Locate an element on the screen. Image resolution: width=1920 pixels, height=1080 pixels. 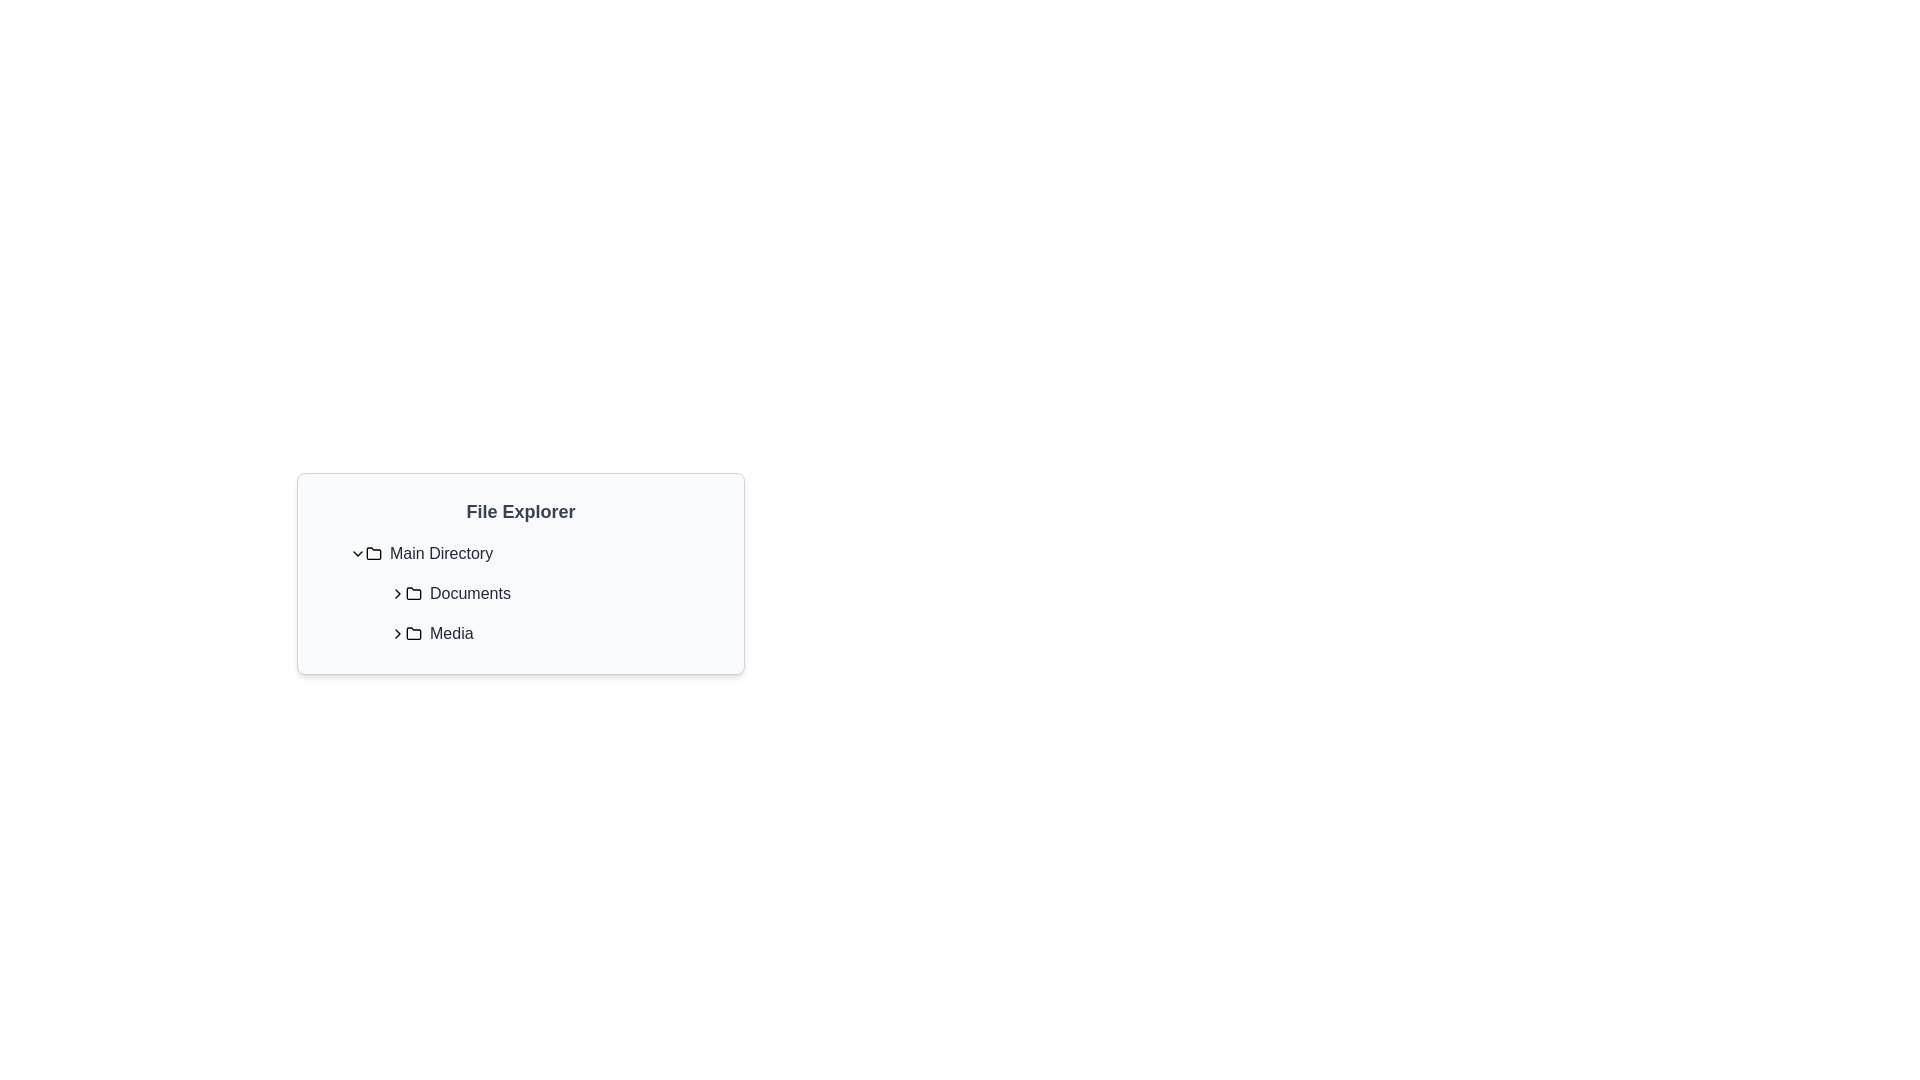
text label that identifies the 'Documents' category in the file explorer interface, which is positioned beneath the 'Main Directory' item and above the 'Media' item is located at coordinates (469, 593).